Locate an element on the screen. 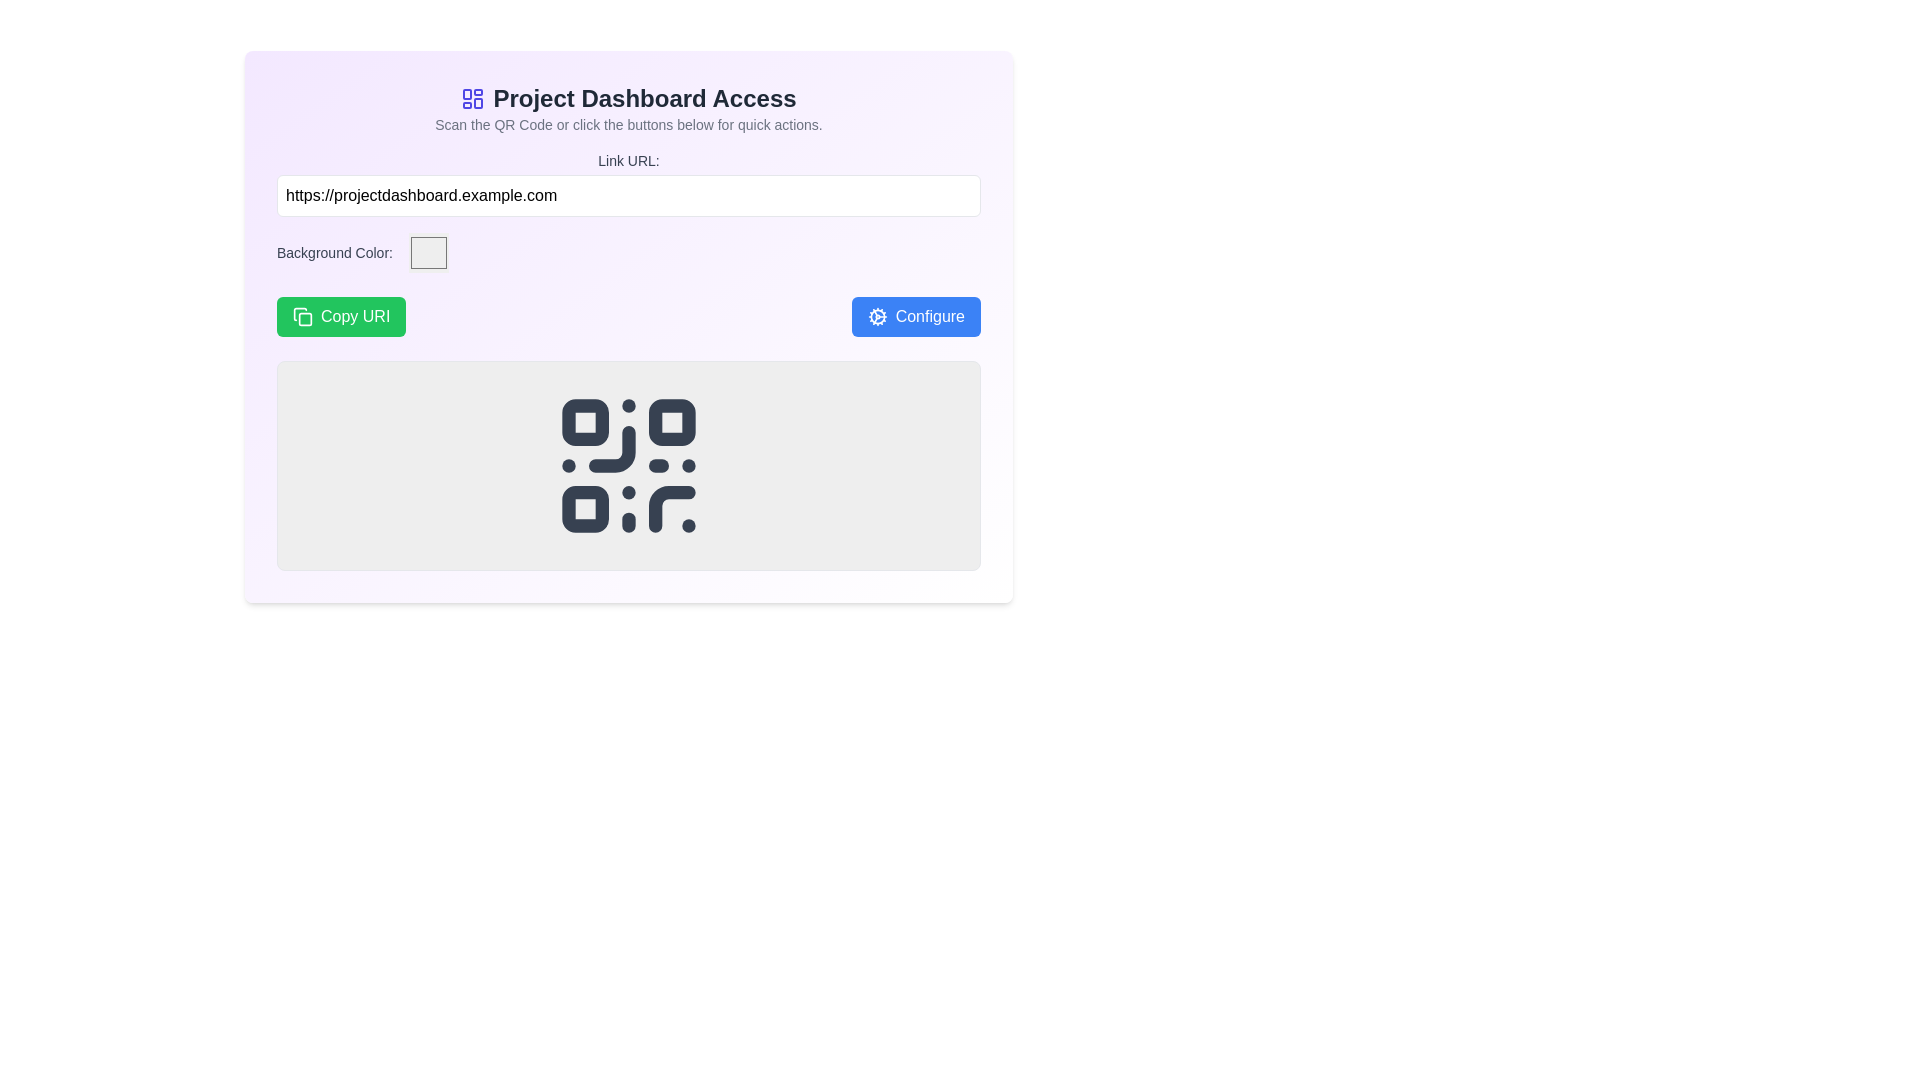 The width and height of the screenshot is (1920, 1080). the small rounded square with a dark fill color located in the bottom-left quadrant of the QR code, which is the third square in the sequence of small squares is located at coordinates (584, 508).